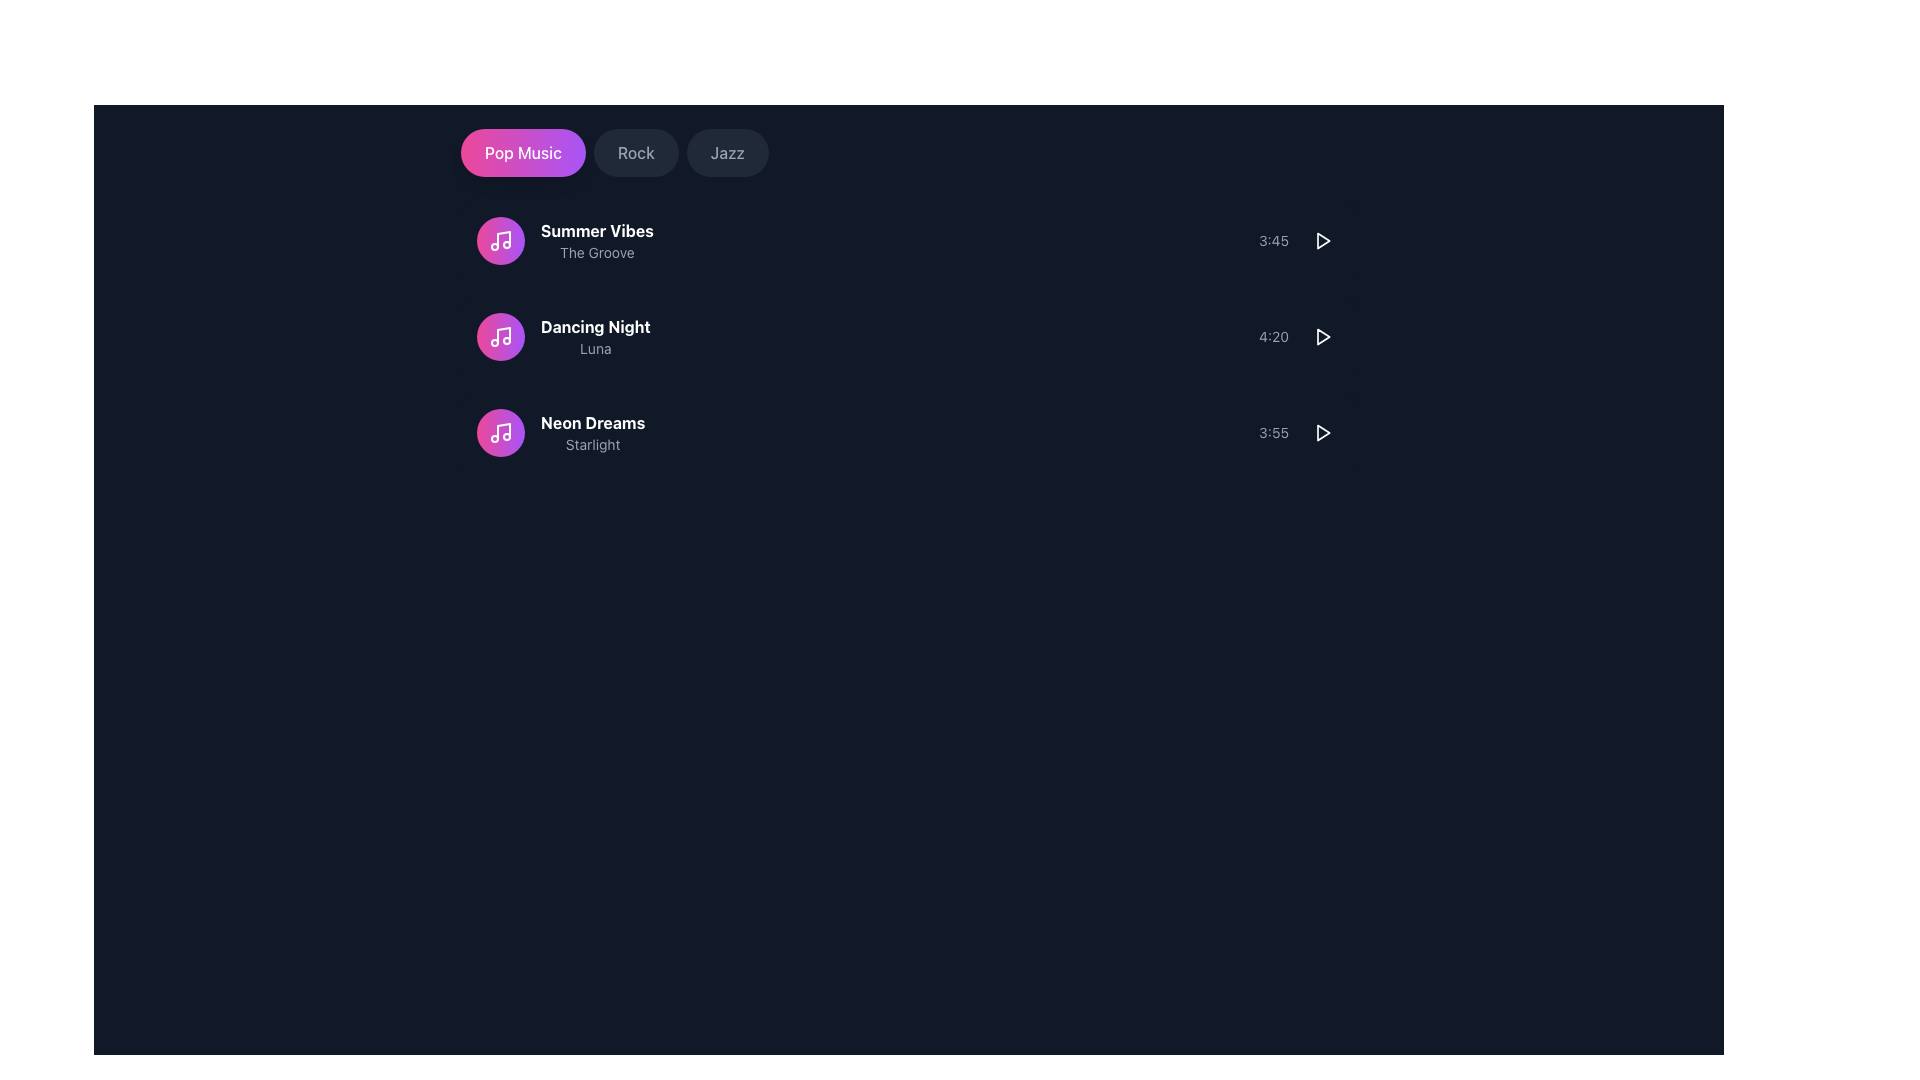 The width and height of the screenshot is (1920, 1080). What do you see at coordinates (1323, 335) in the screenshot?
I see `the play button next to the song 'Dancing Night' by Luna in the second row of the list` at bounding box center [1323, 335].